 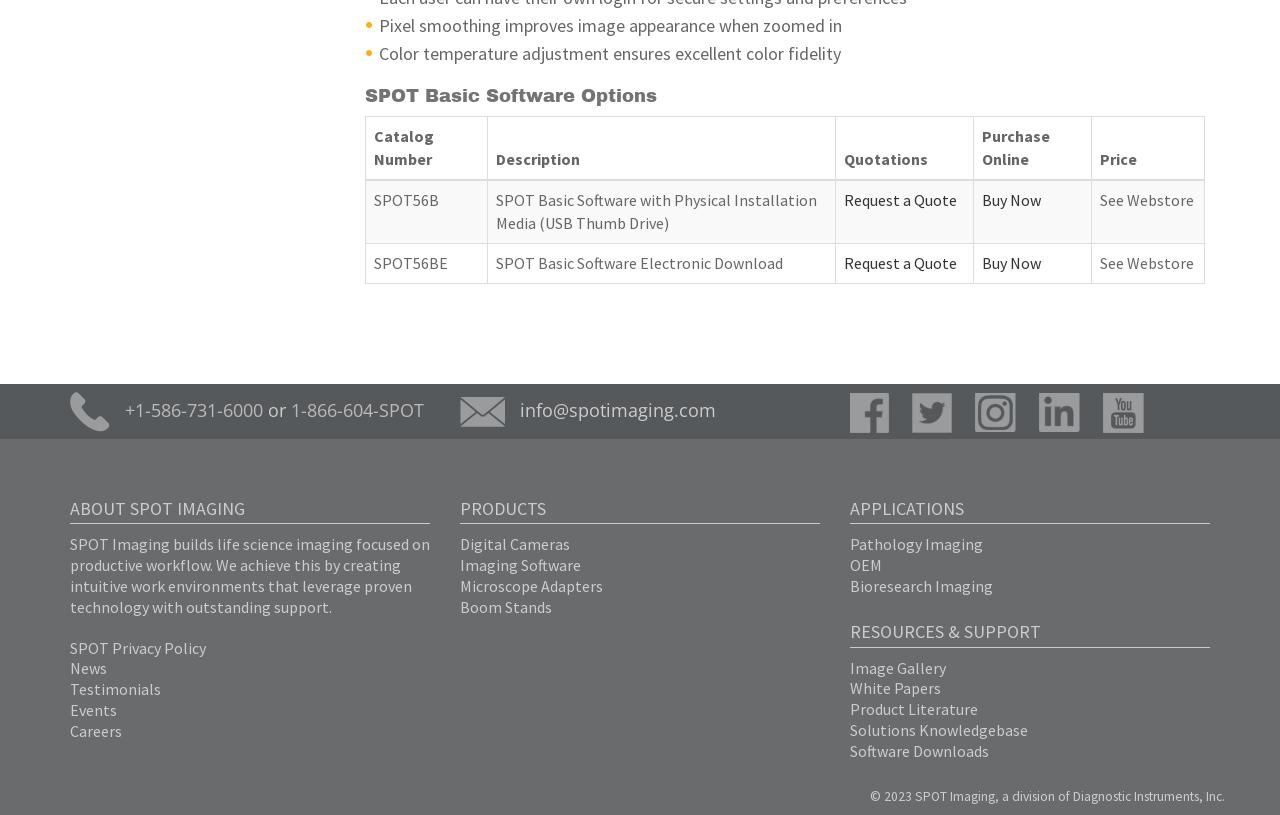 I want to click on 'News', so click(x=70, y=666).